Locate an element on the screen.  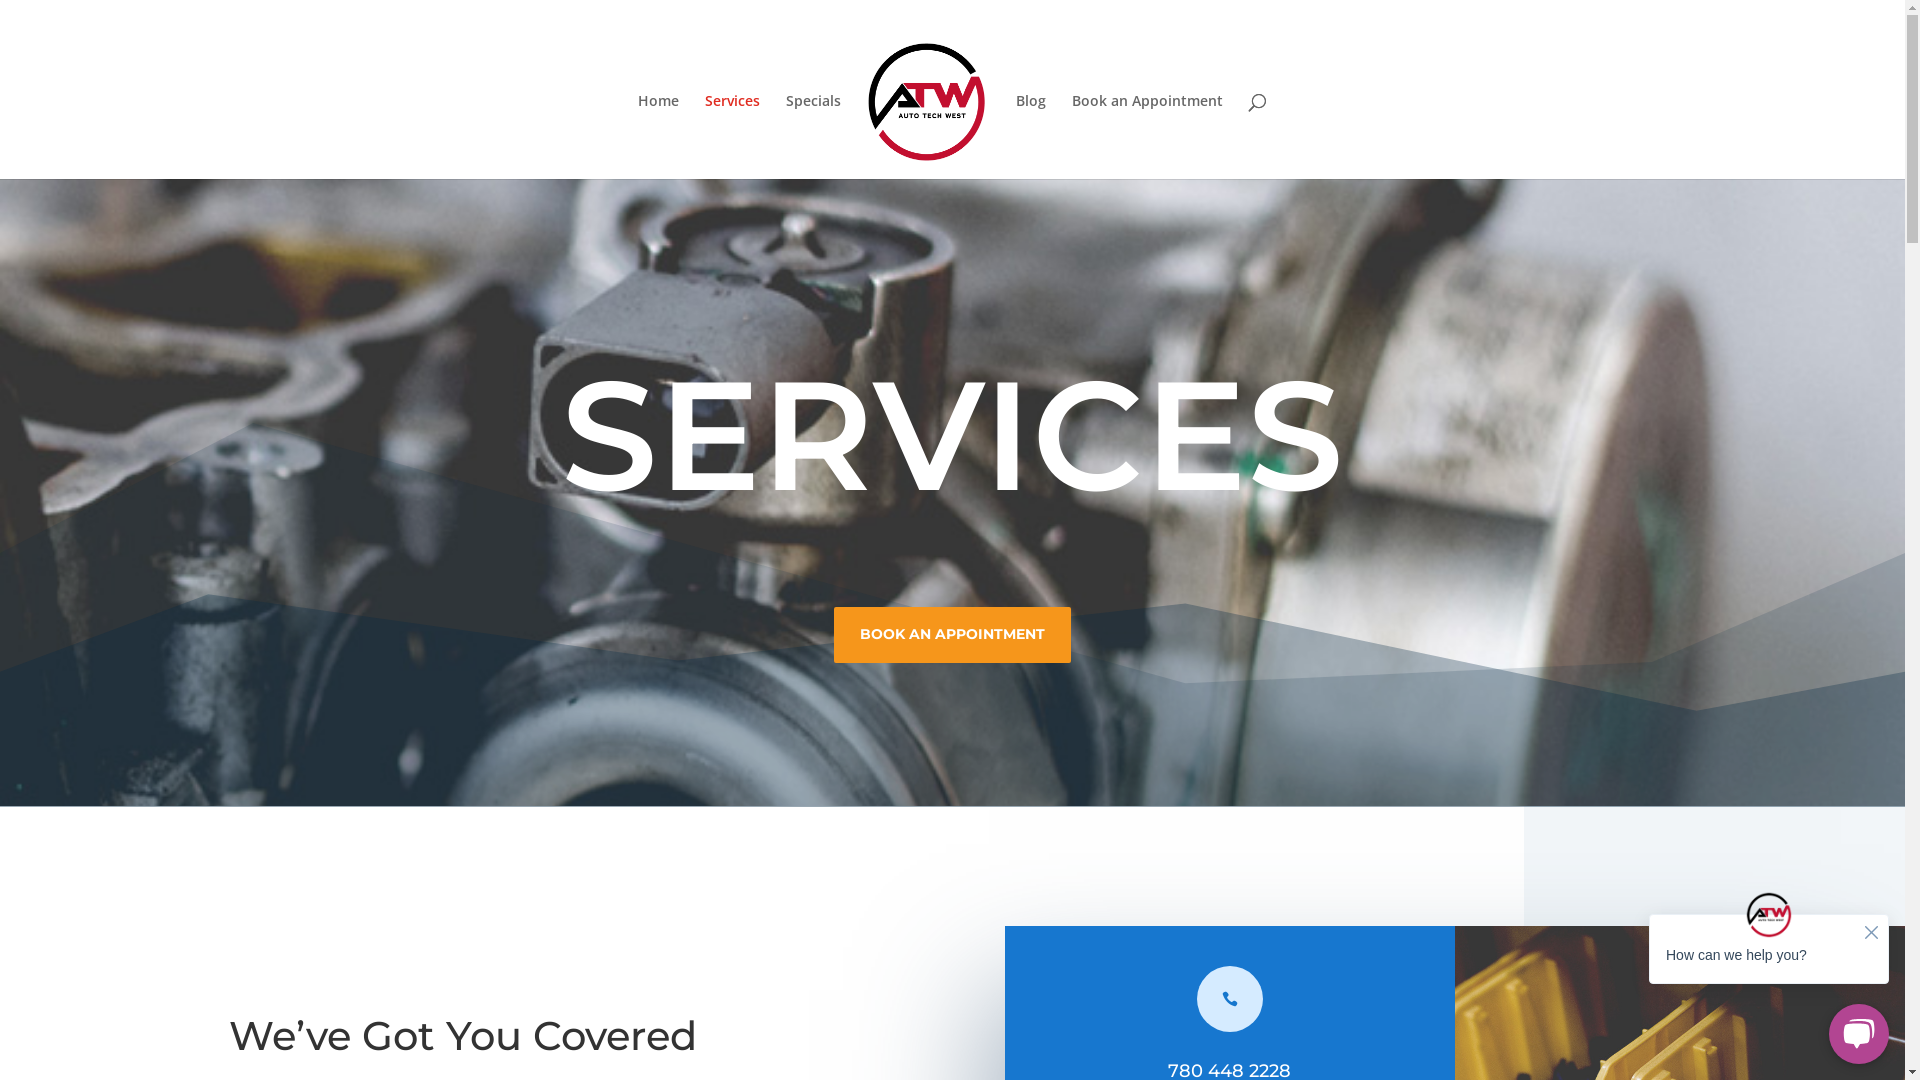
'Specials' is located at coordinates (813, 135).